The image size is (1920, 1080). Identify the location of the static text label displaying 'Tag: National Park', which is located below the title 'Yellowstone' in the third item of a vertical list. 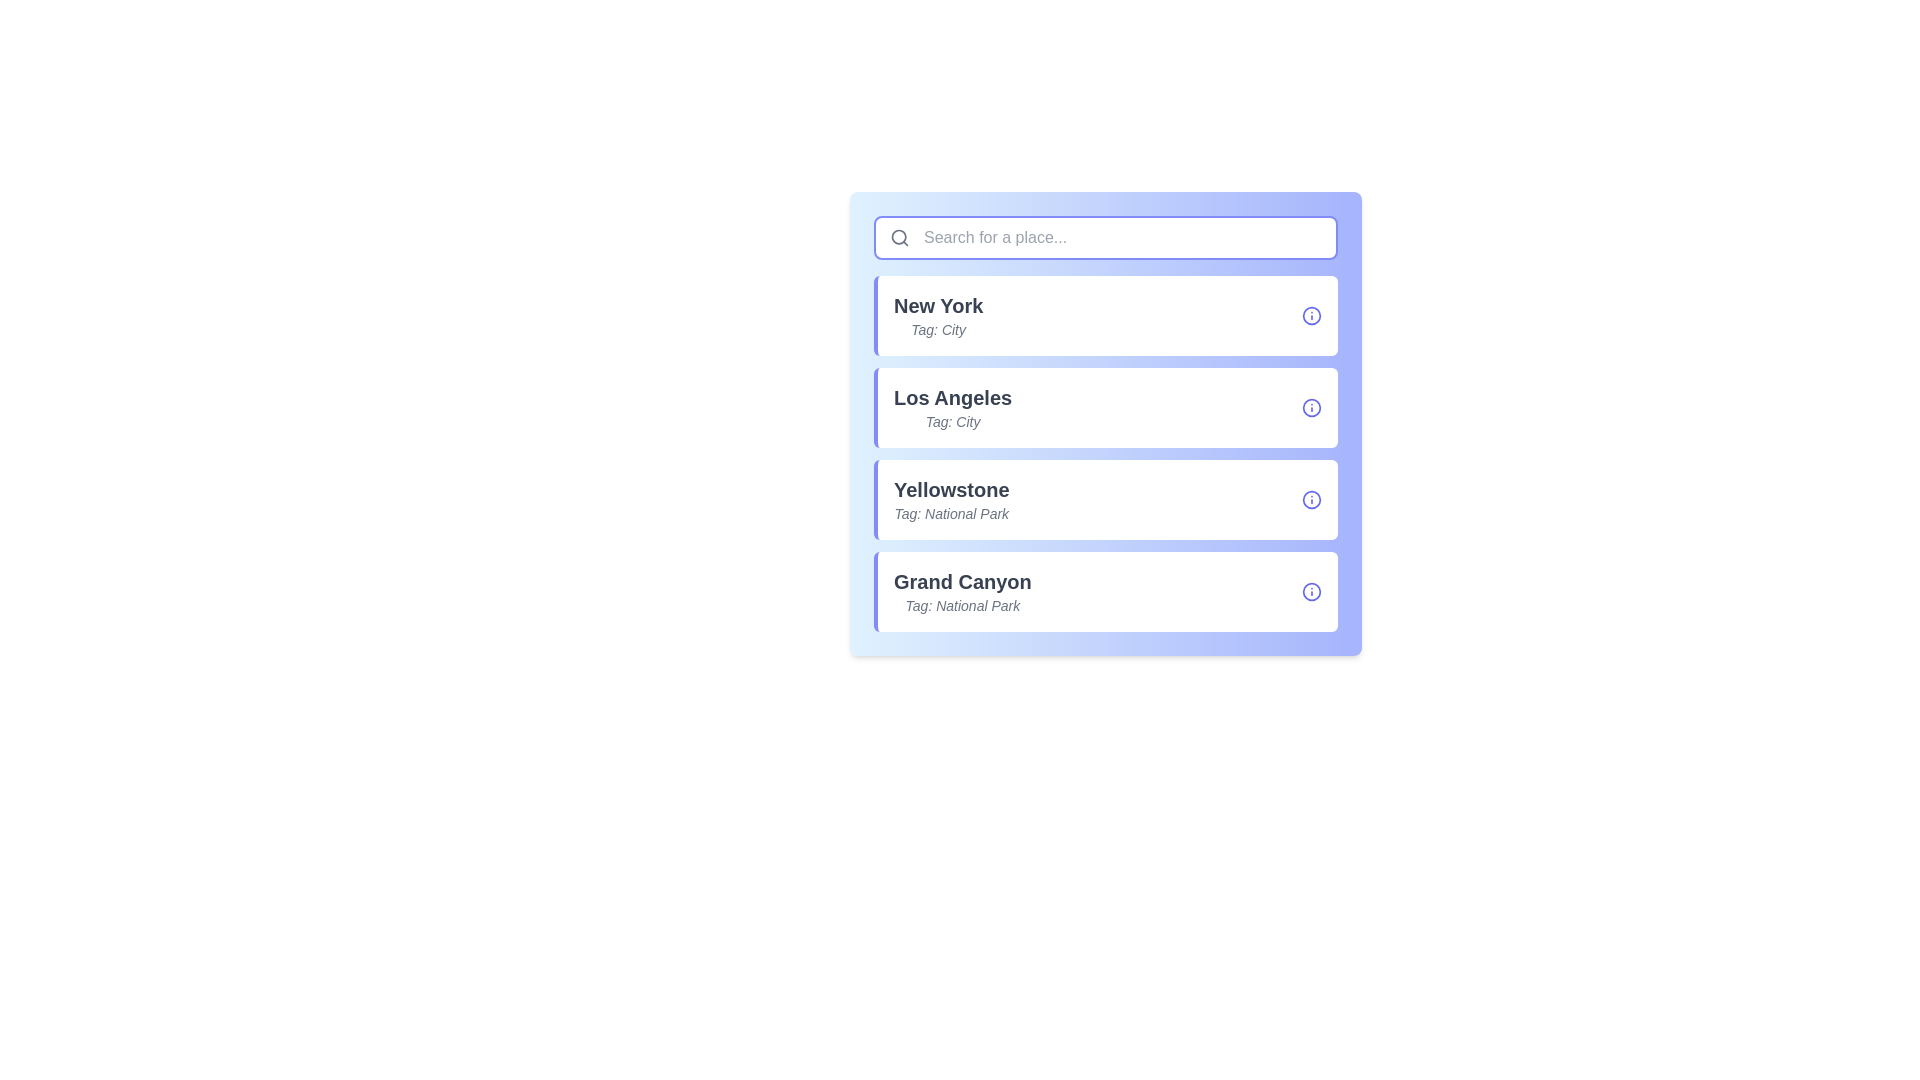
(950, 512).